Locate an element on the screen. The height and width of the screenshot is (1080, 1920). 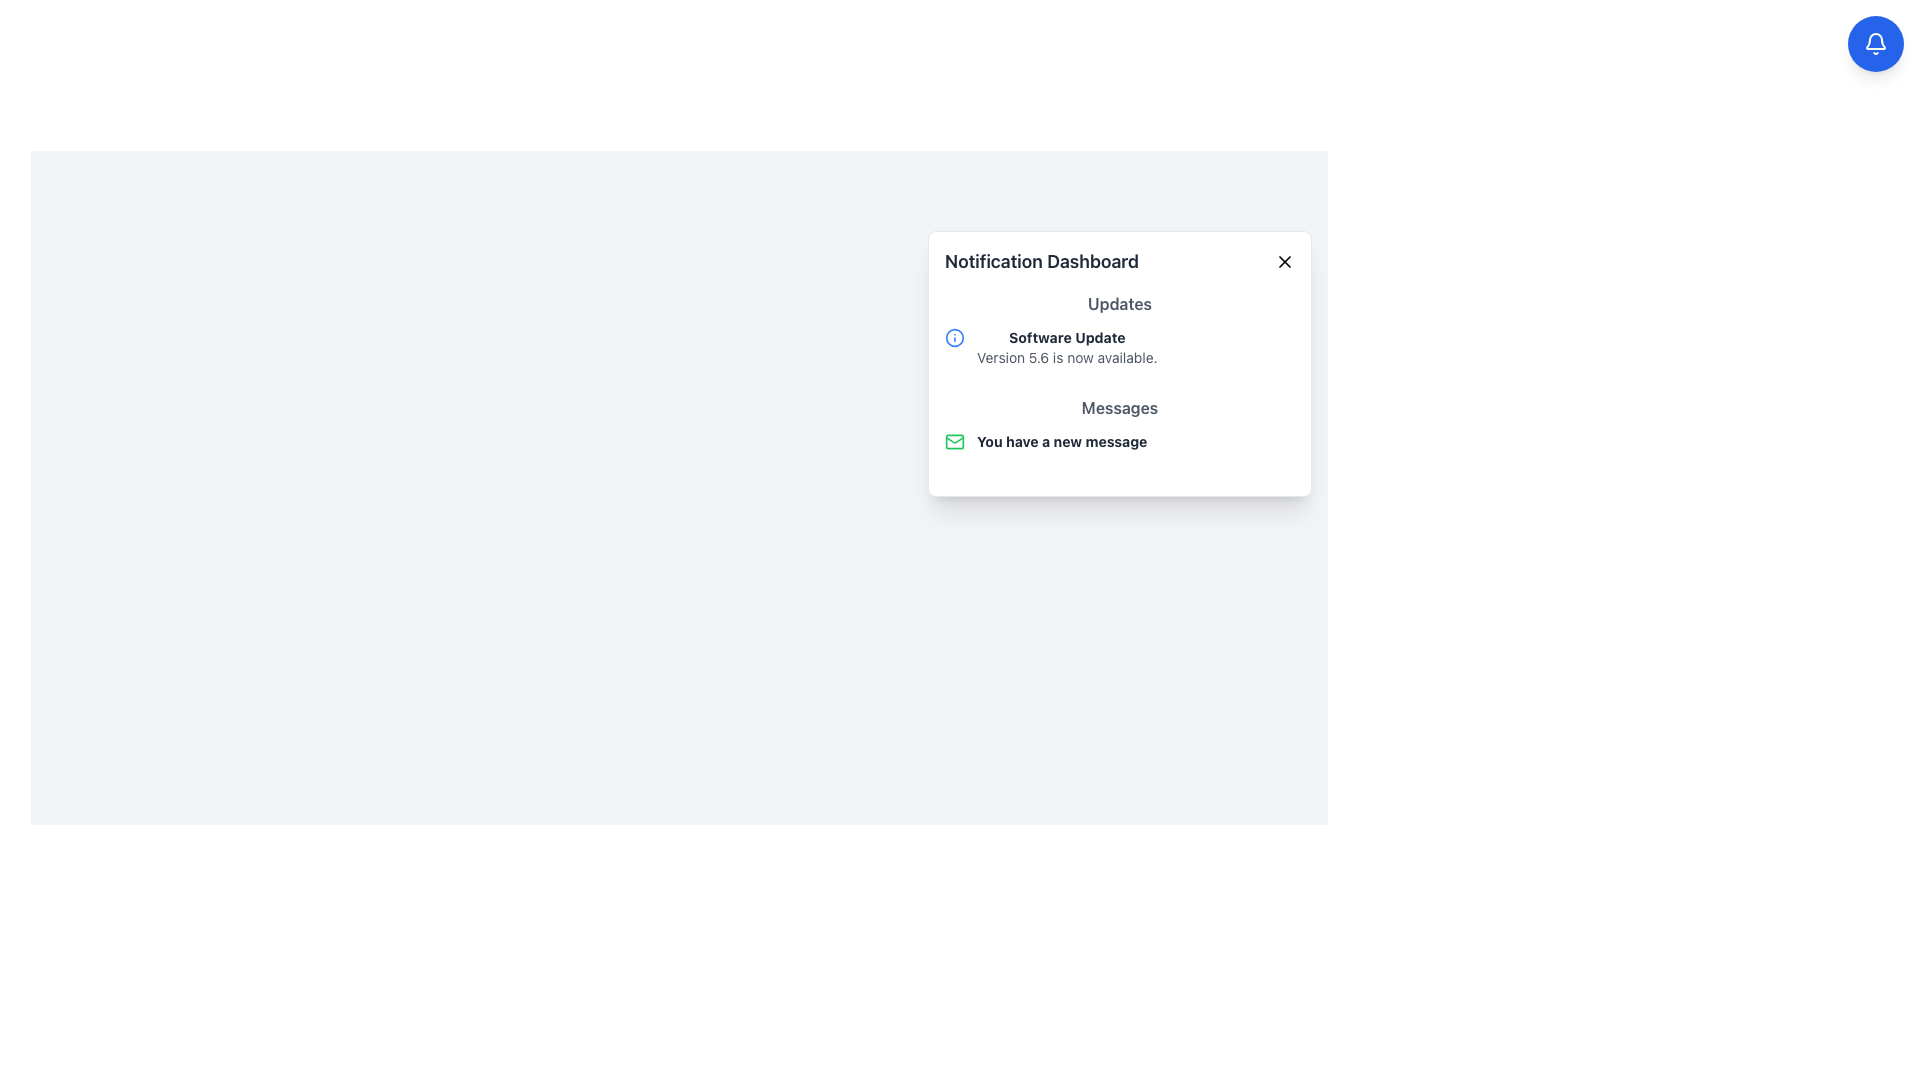
the static text element labeled 'Messages' in the 'Notification Dashboard', which indicates the section related to messages or notifications is located at coordinates (1118, 407).